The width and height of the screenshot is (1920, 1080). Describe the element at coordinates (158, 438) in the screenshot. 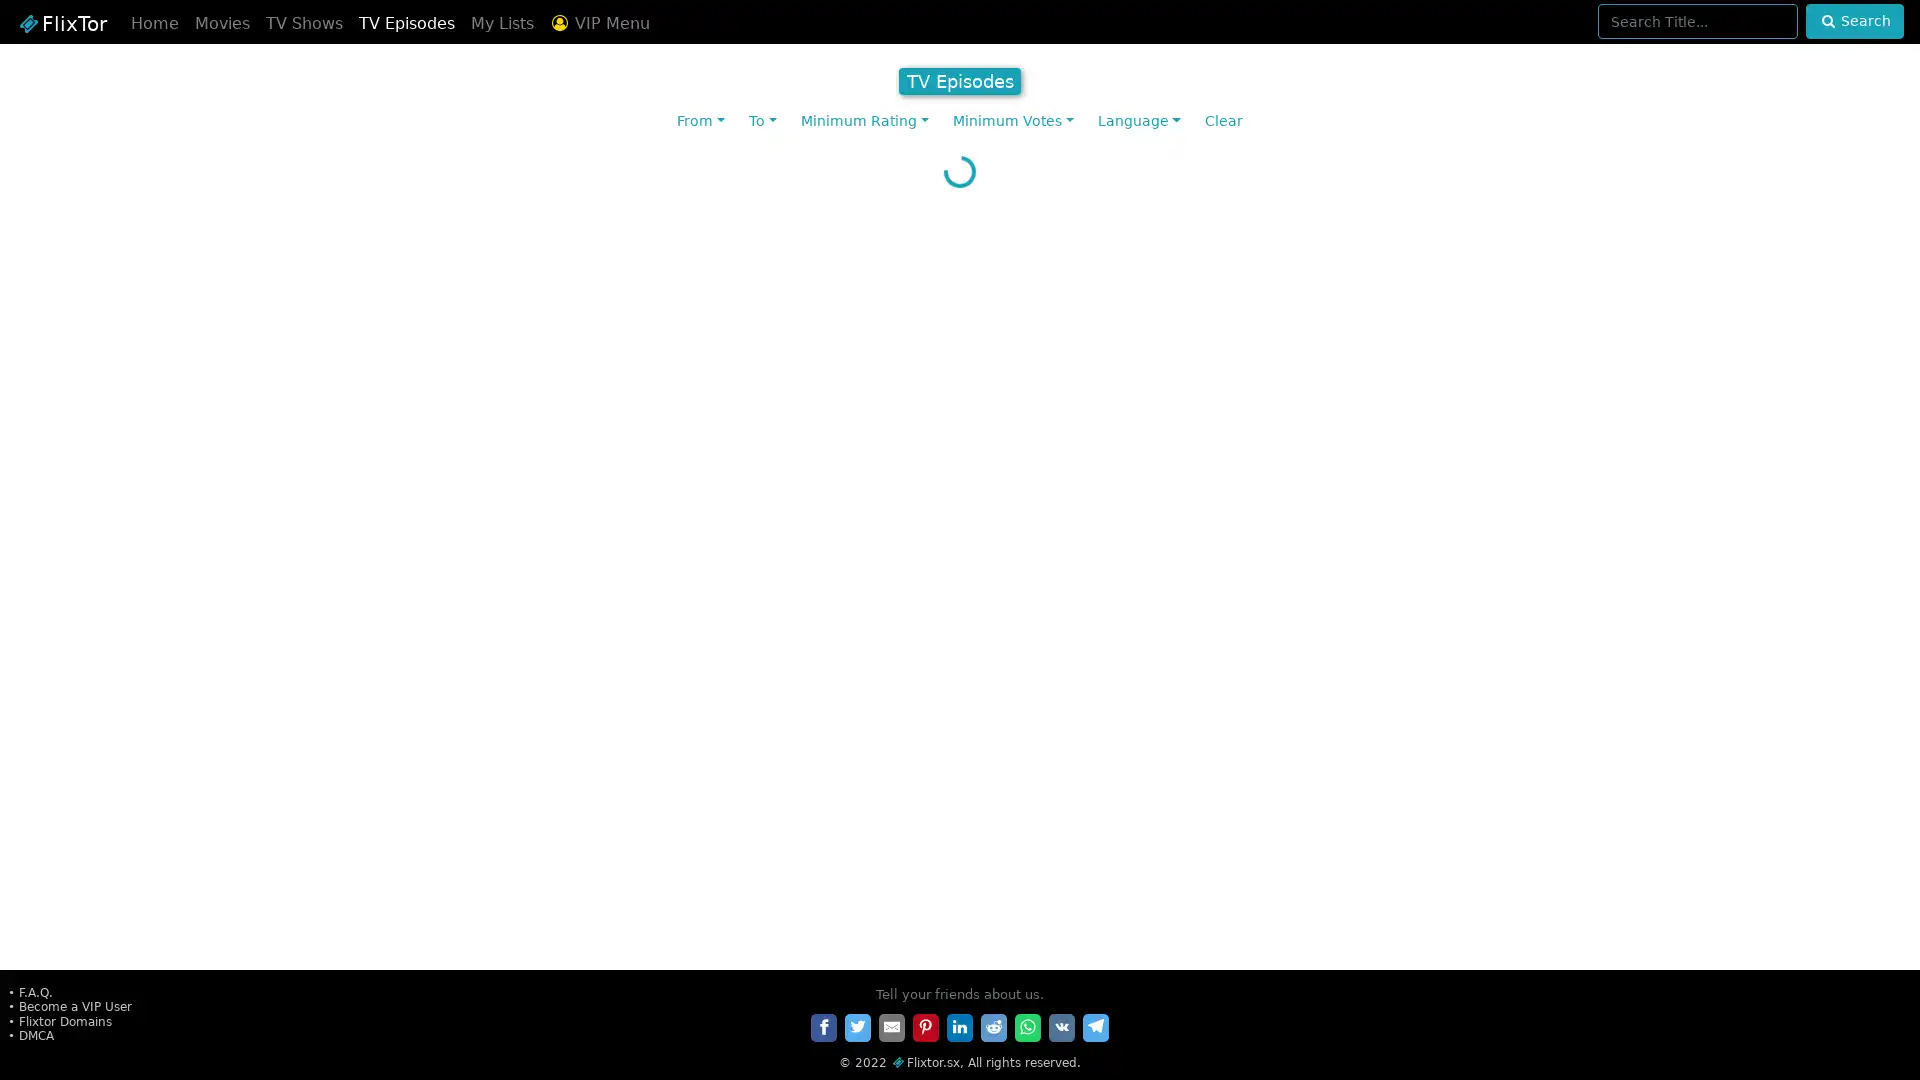

I see `Watch Now` at that location.